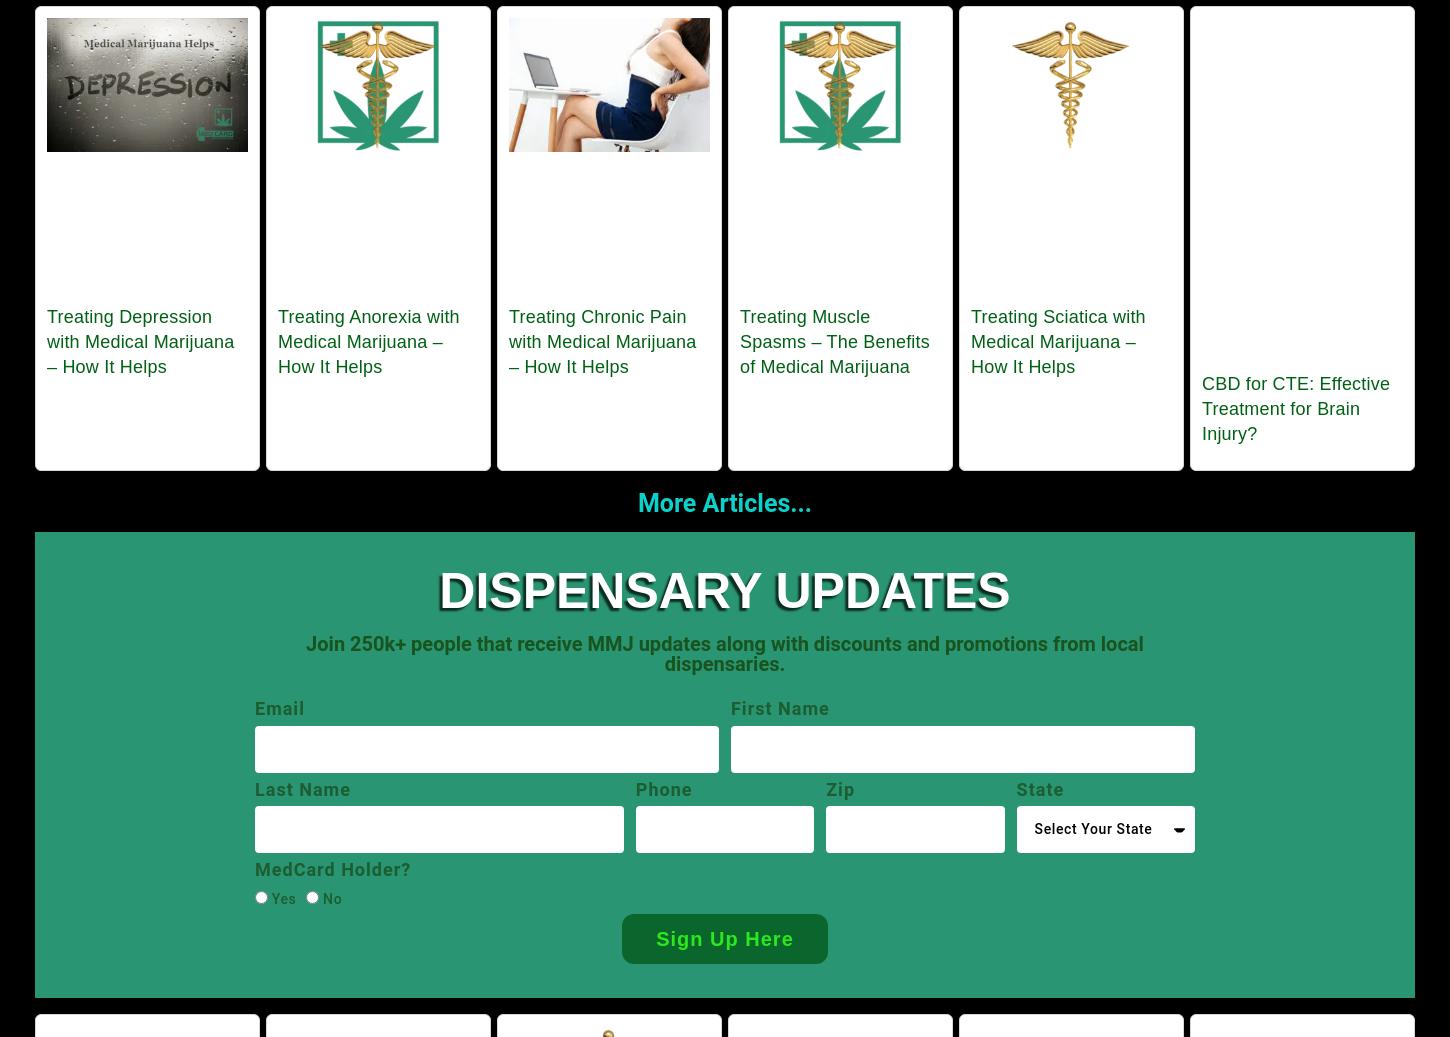 The height and width of the screenshot is (1037, 1450). Describe the element at coordinates (840, 788) in the screenshot. I see `'Zip'` at that location.